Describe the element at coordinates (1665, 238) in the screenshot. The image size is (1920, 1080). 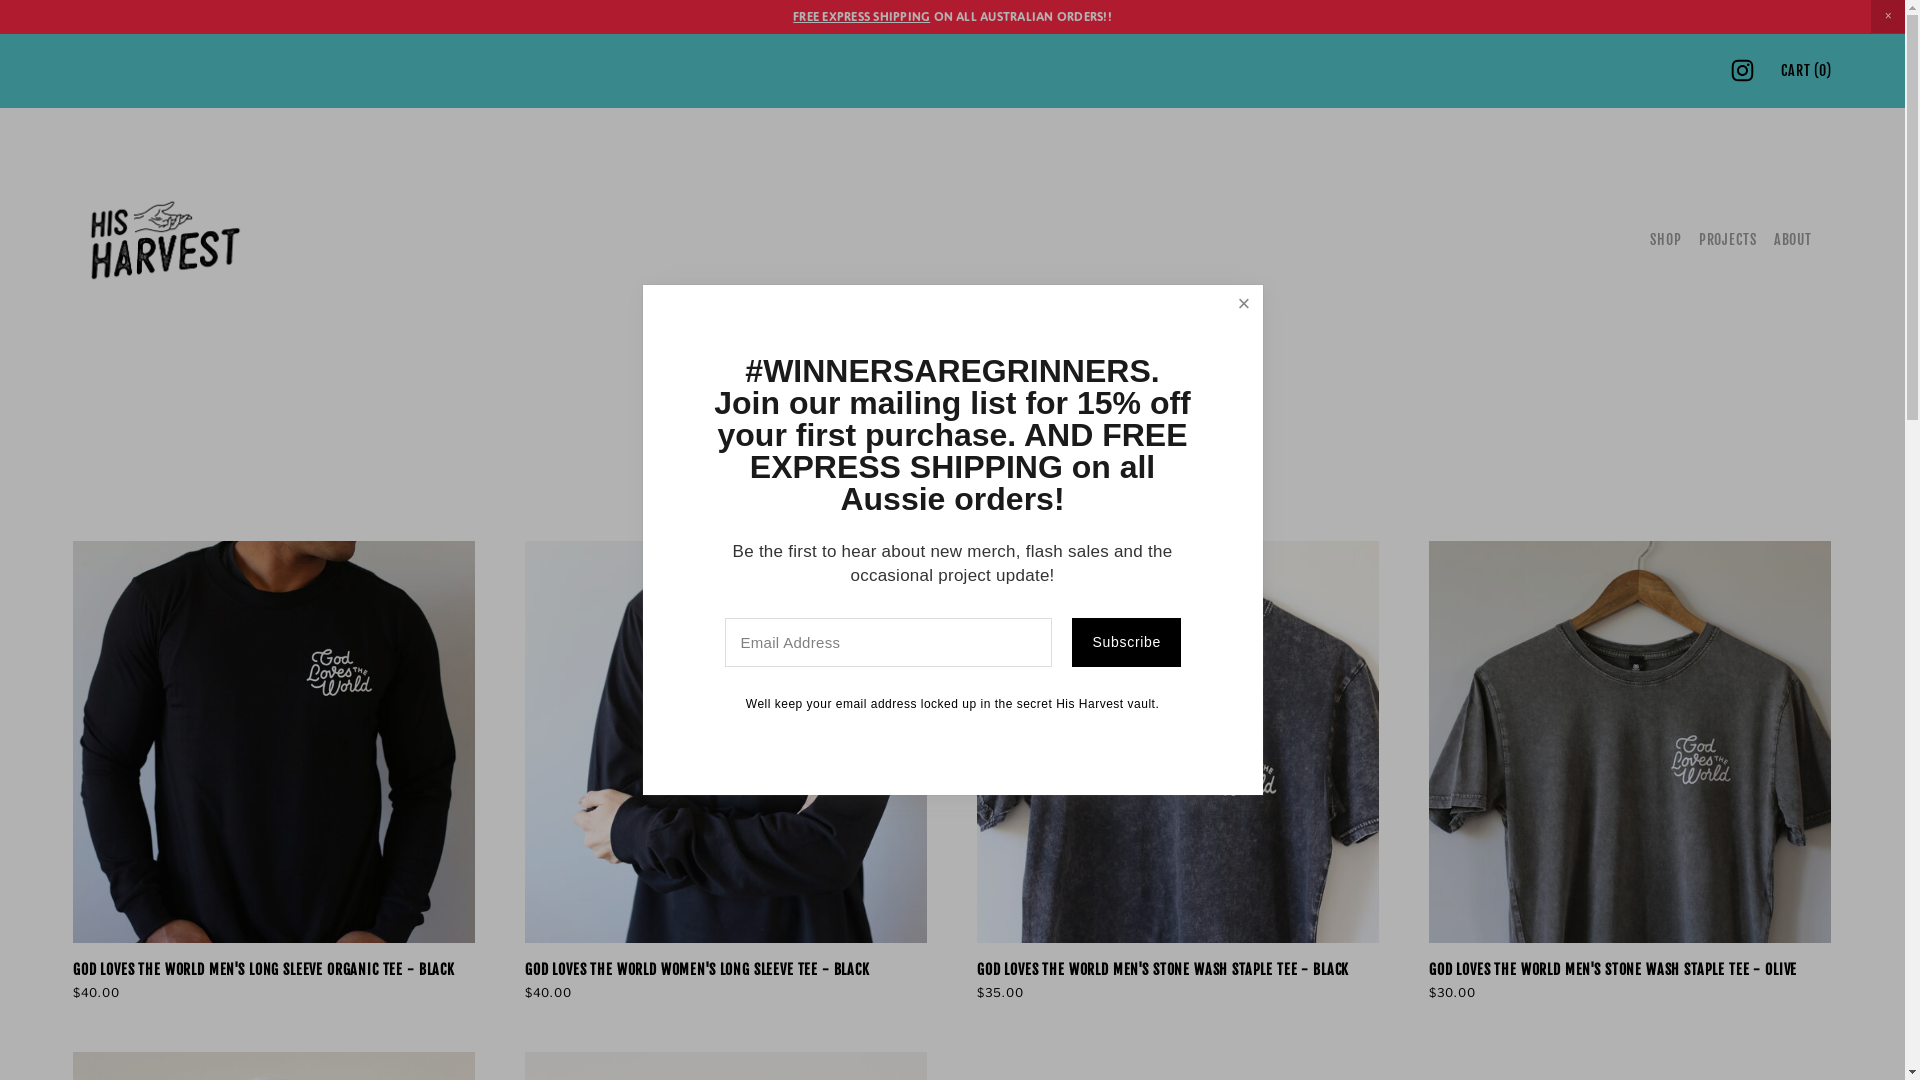
I see `'SHOP'` at that location.